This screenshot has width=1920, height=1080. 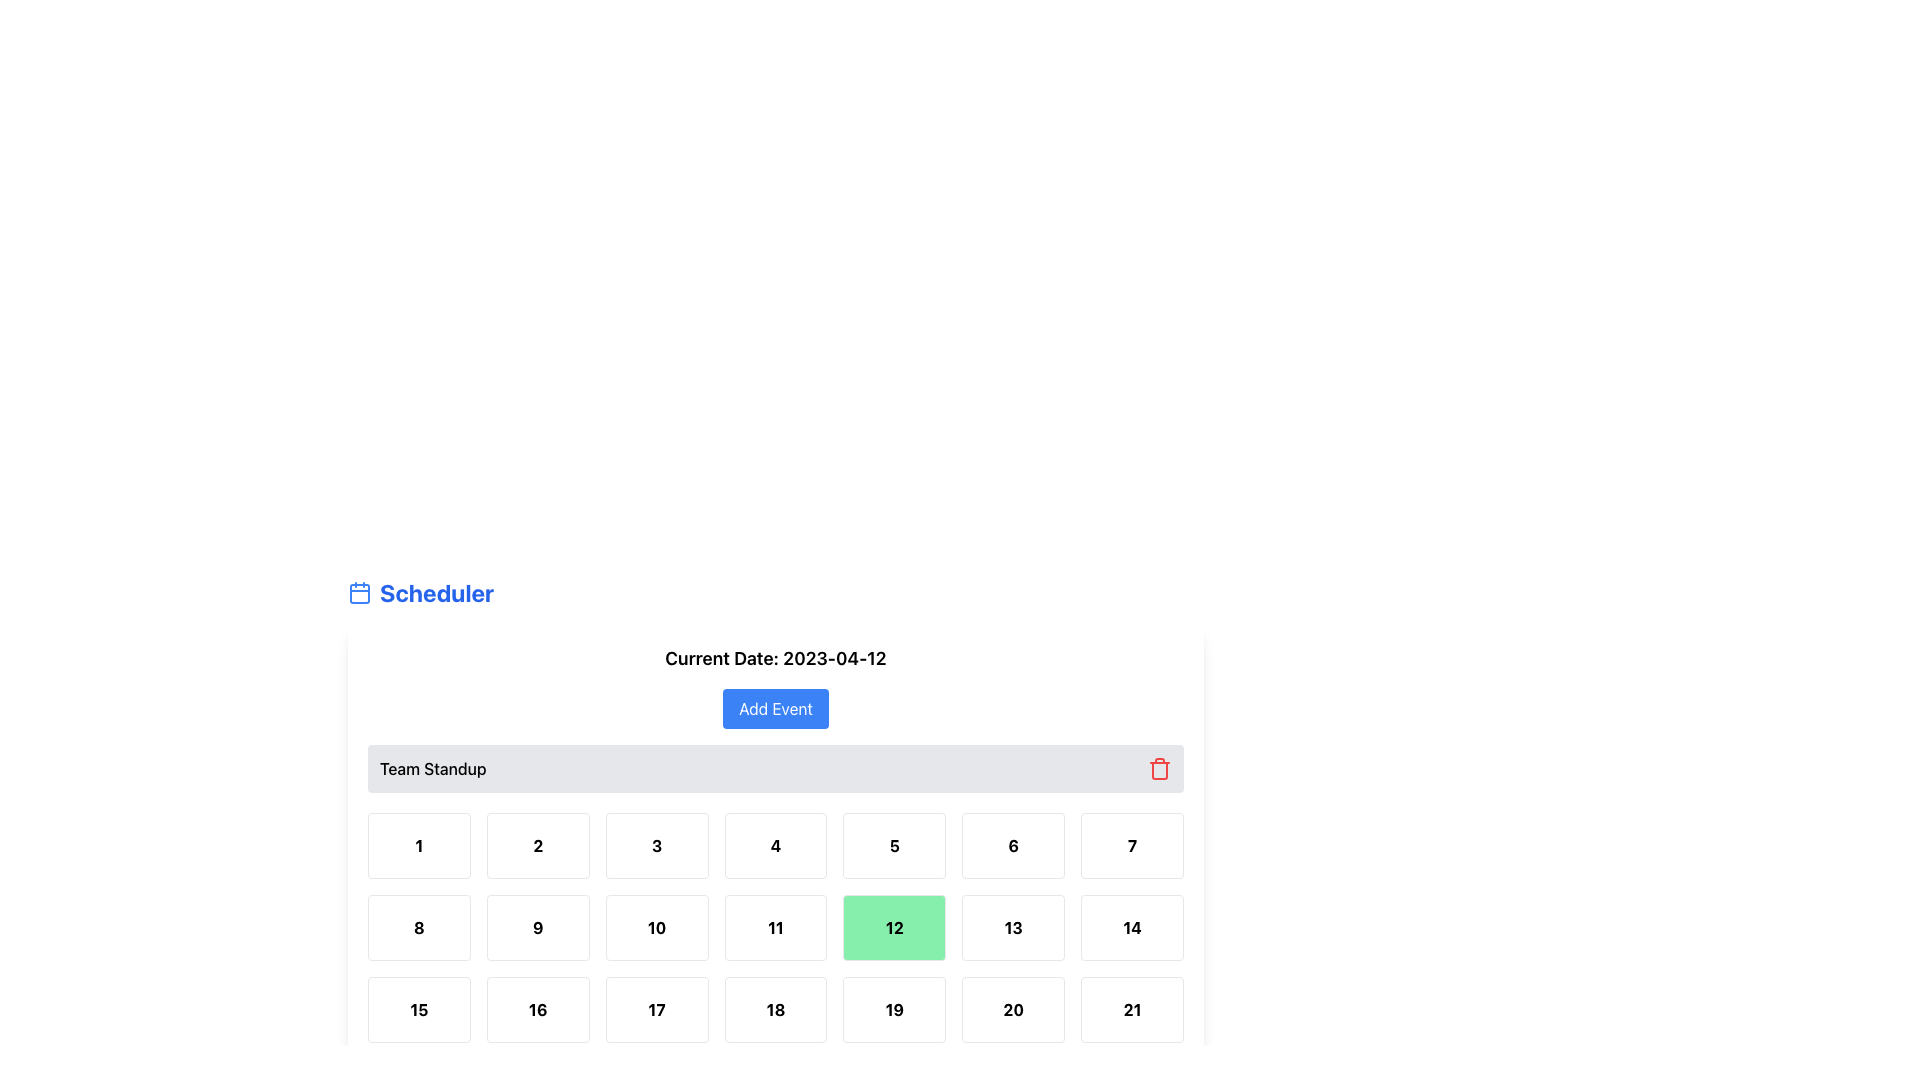 What do you see at coordinates (775, 1010) in the screenshot?
I see `the button displaying the number '18', which is located in the fourth cell of the third row in a 7-column grid layout below the 'Scheduler' header and 'Add Event' button` at bounding box center [775, 1010].